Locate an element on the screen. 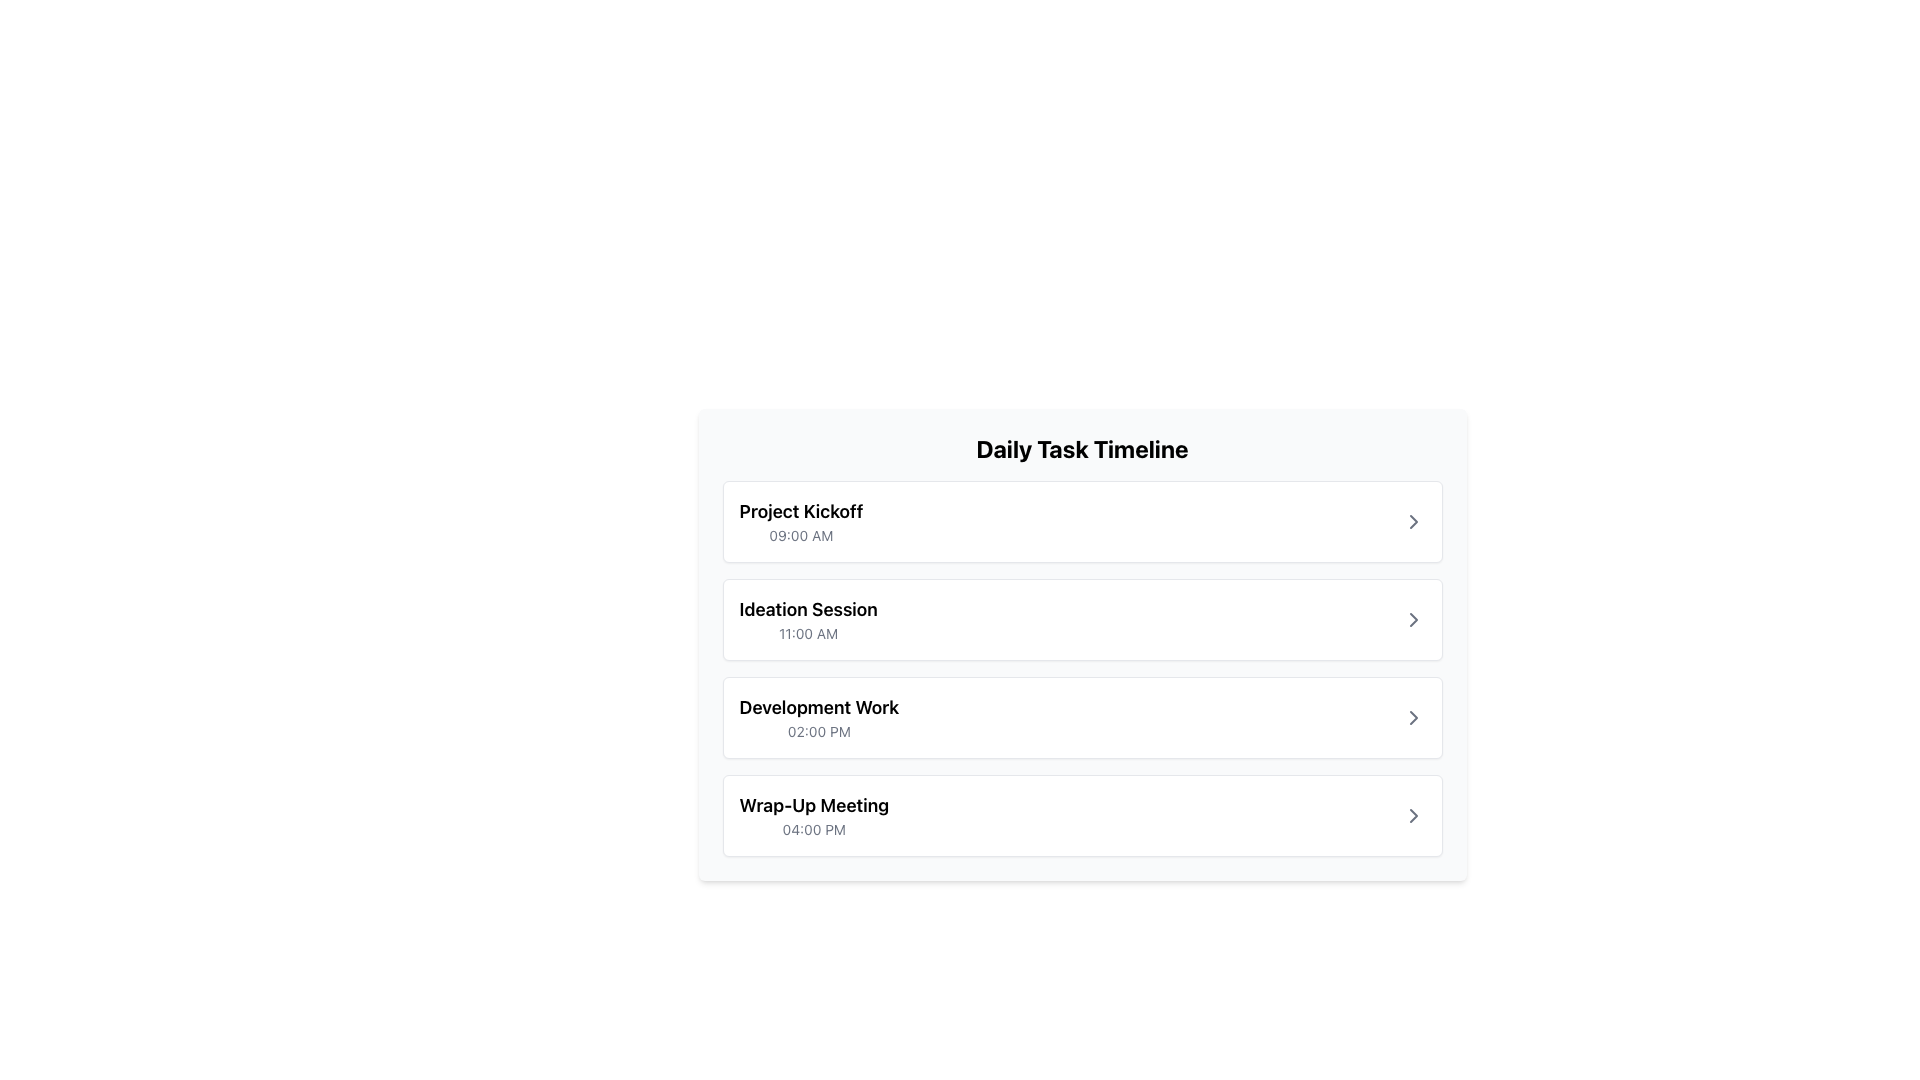  the 'Wrap-Up Meeting' agenda item in the Daily Task Timeline list is located at coordinates (1081, 816).